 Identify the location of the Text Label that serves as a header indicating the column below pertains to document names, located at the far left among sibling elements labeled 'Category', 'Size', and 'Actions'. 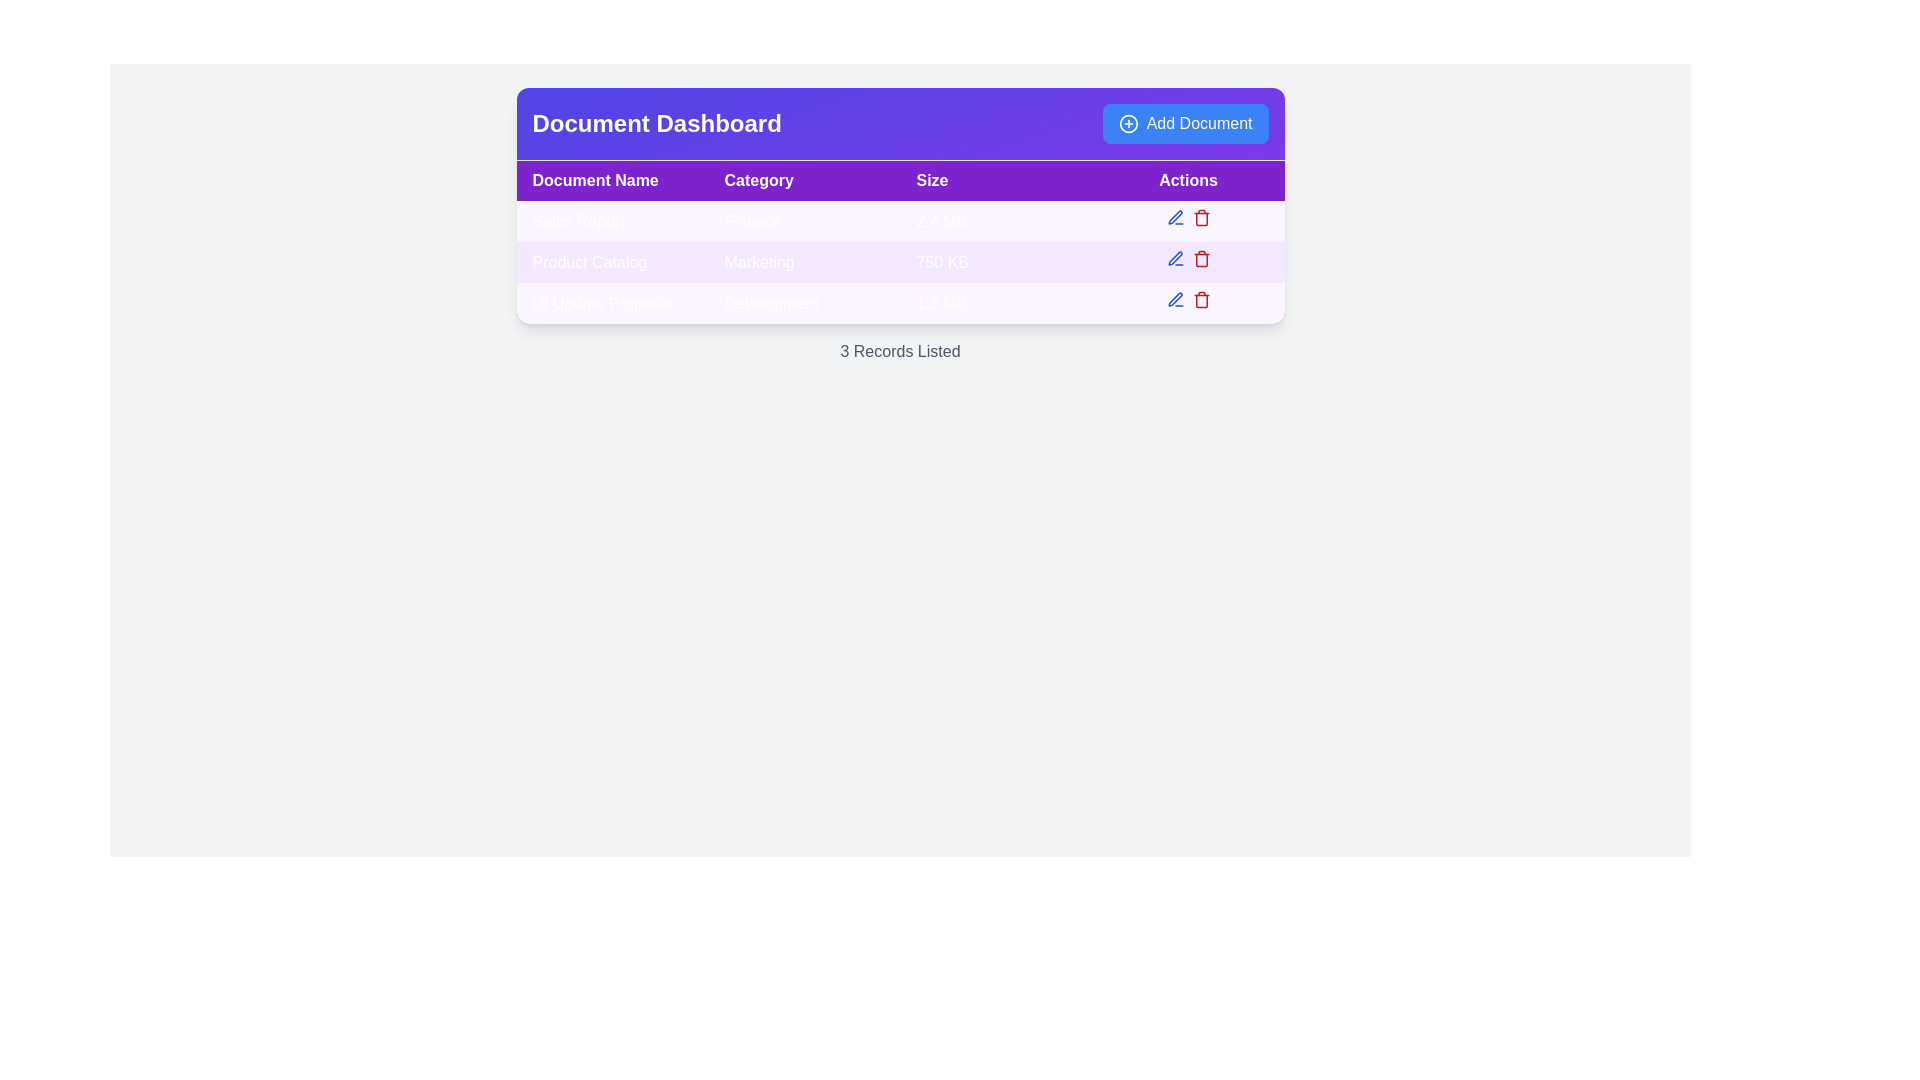
(611, 181).